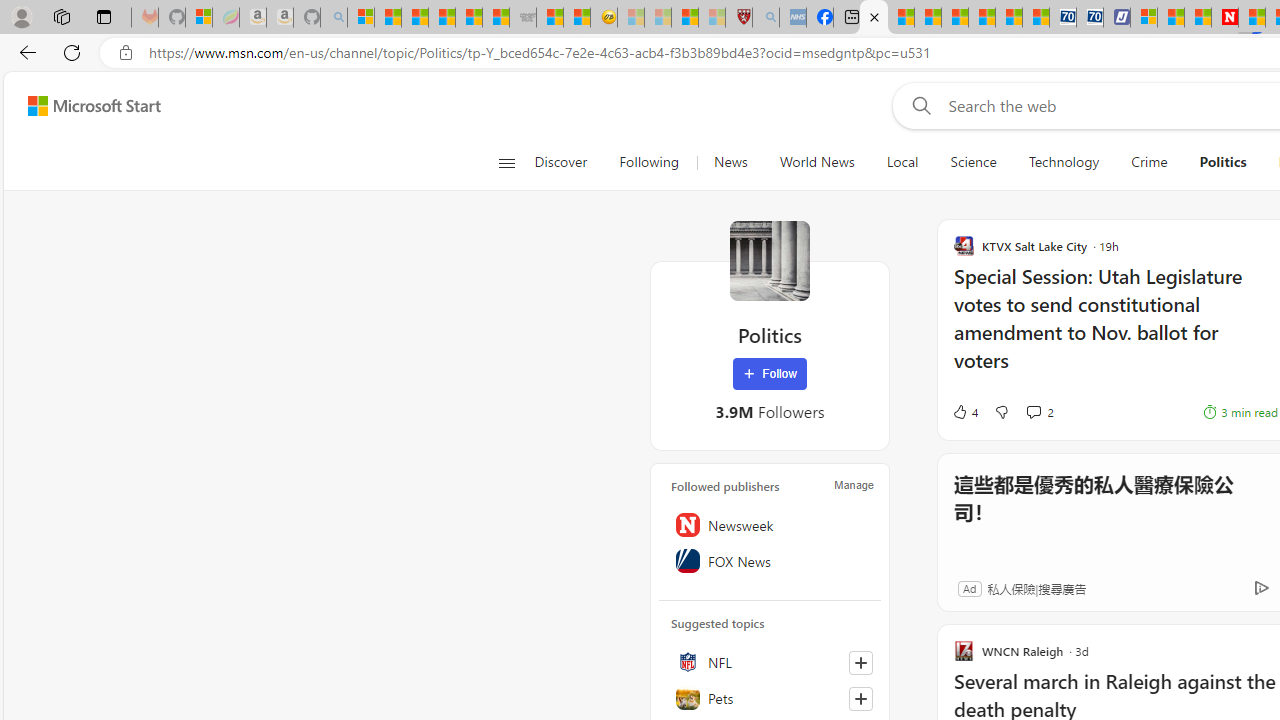  What do you see at coordinates (711, 17) in the screenshot?
I see `'12 Popular Science Lies that Must be Corrected - Sleeping'` at bounding box center [711, 17].